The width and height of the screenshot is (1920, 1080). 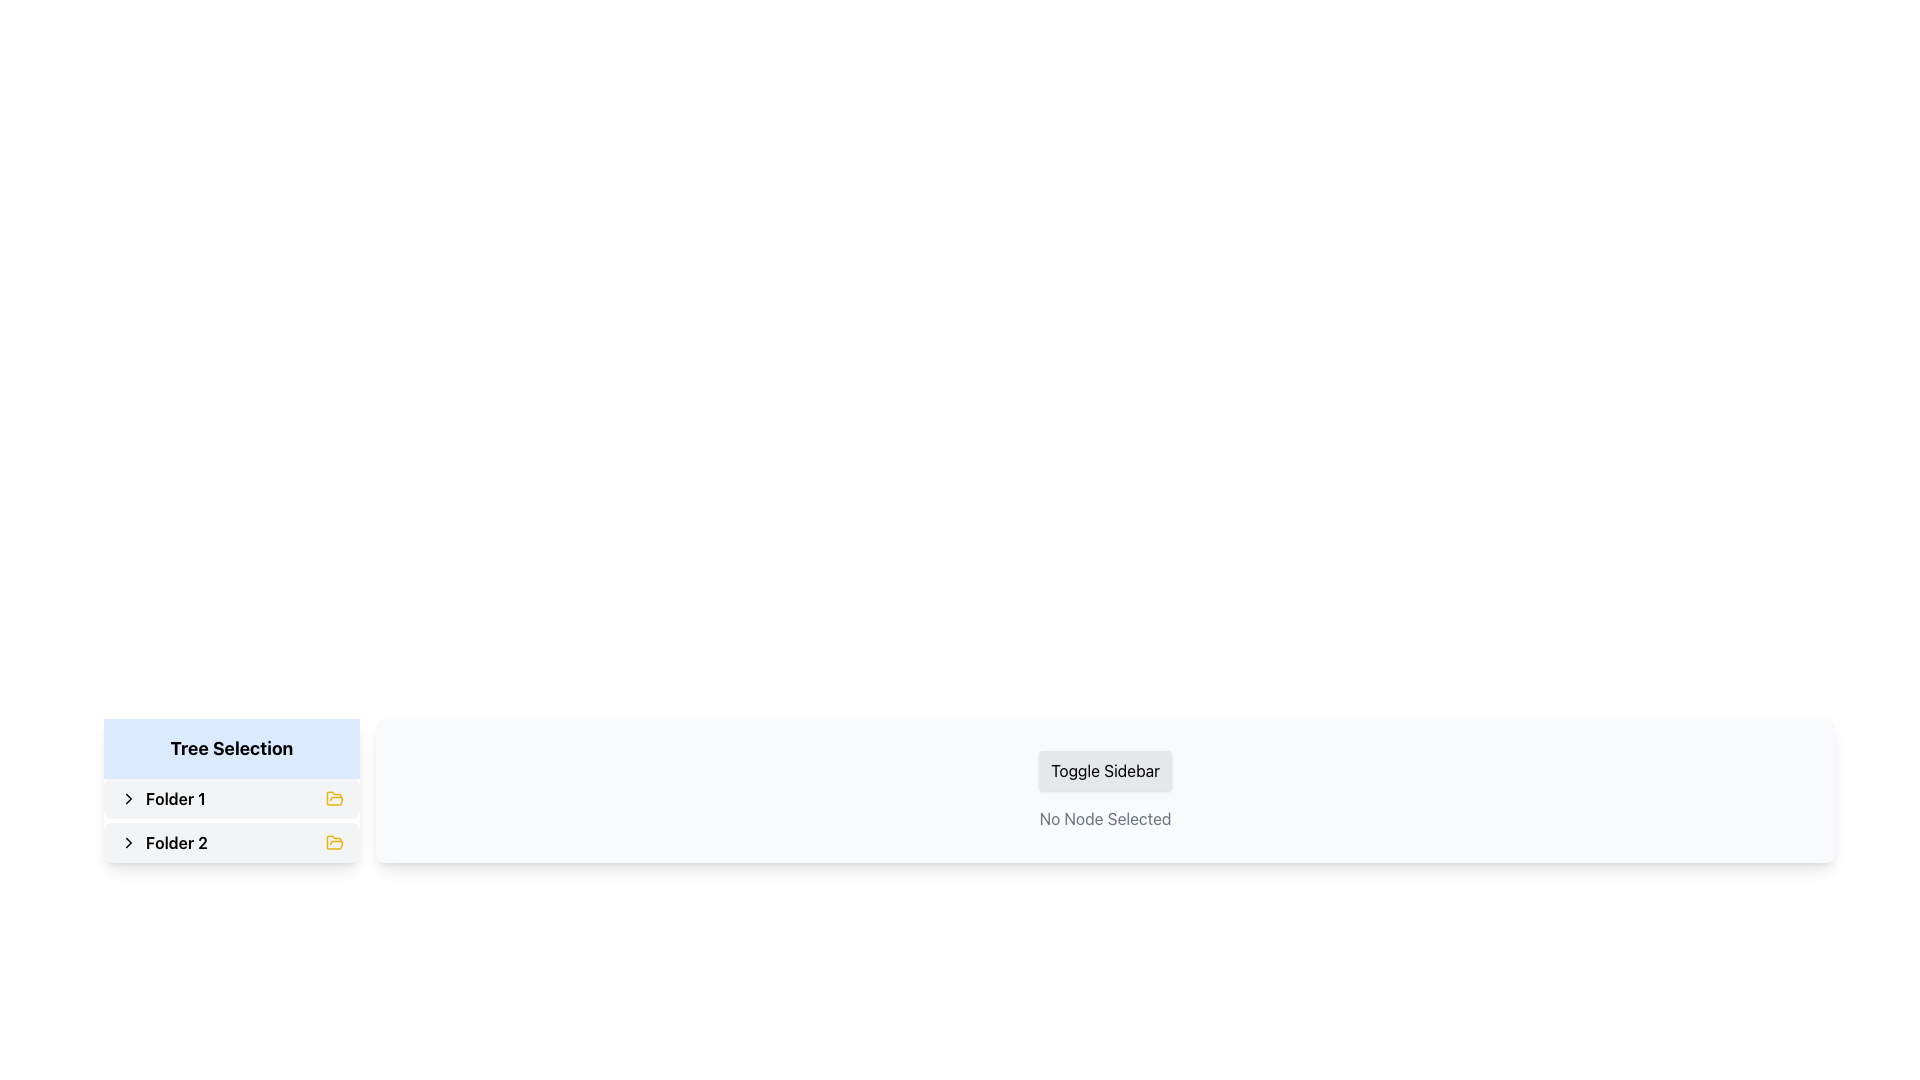 I want to click on the Text Label that serves as the title or heading for the tree structure view, so click(x=231, y=748).